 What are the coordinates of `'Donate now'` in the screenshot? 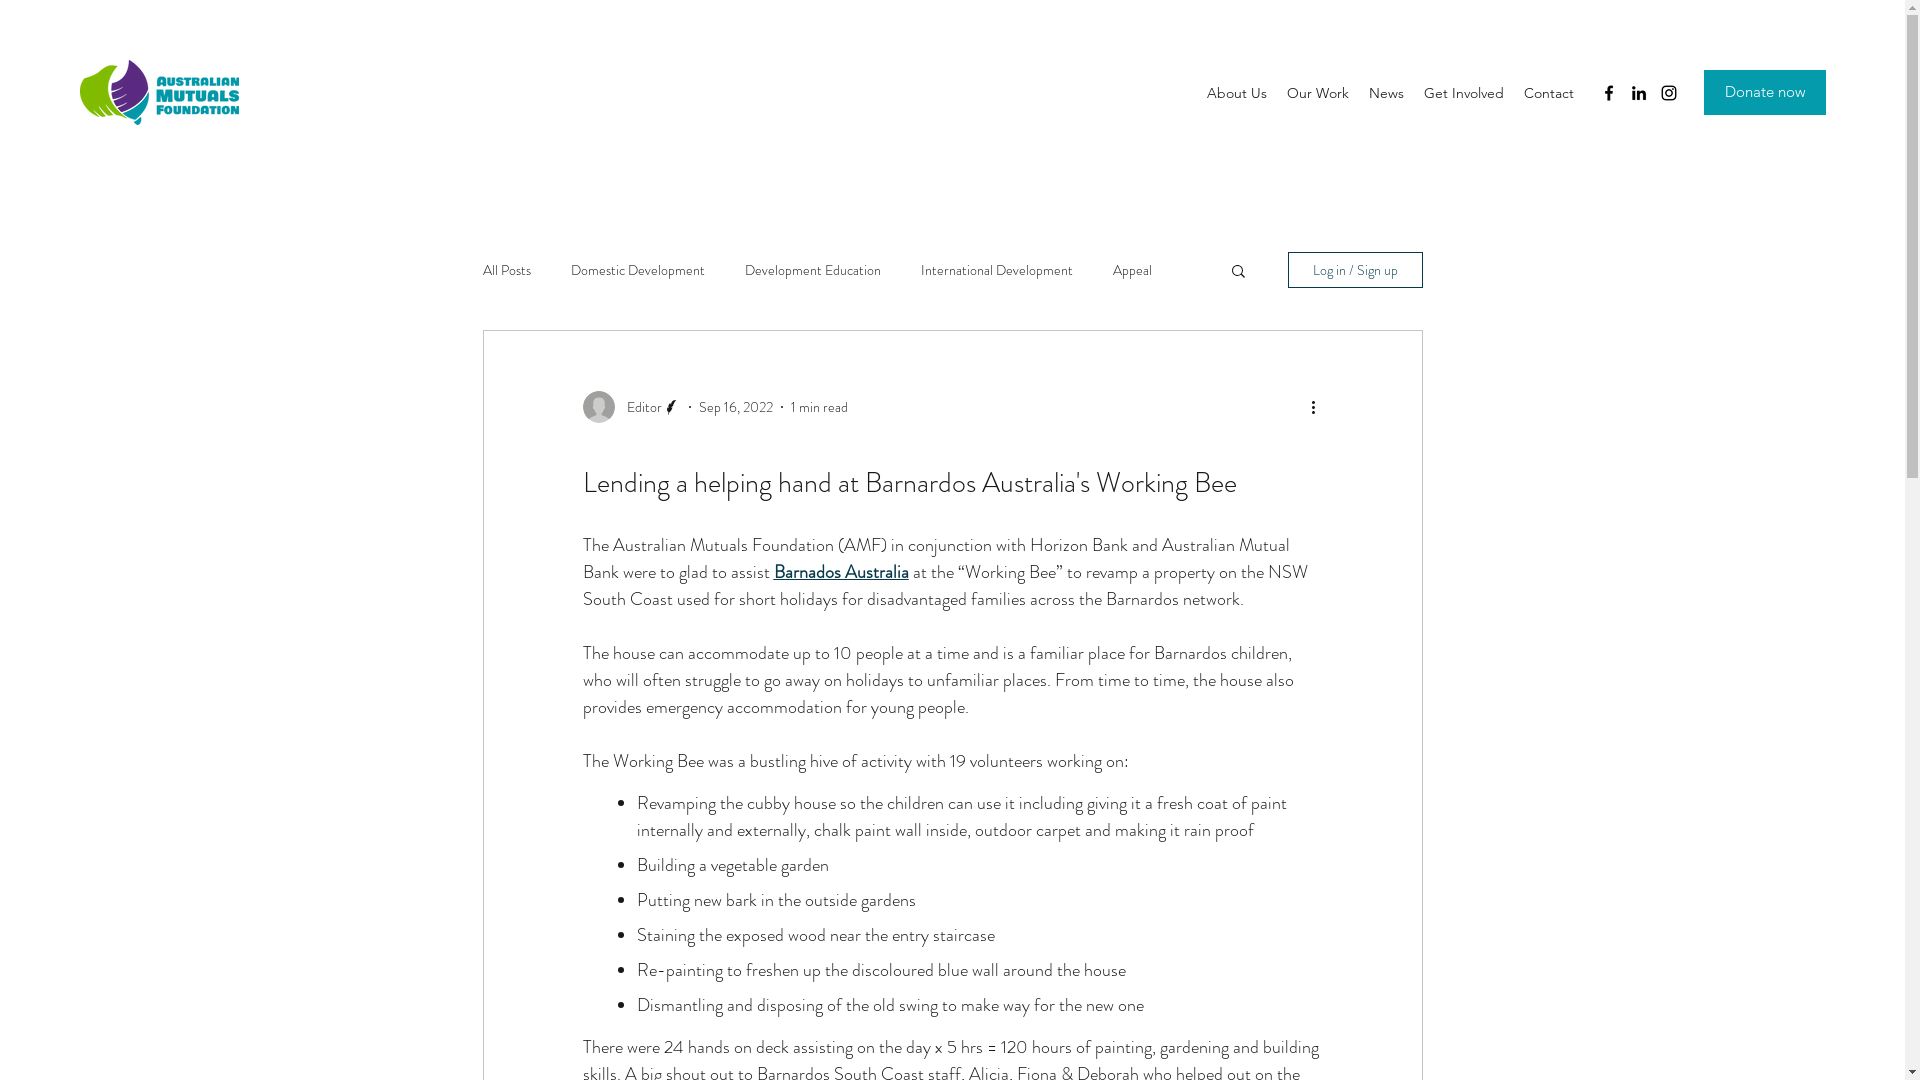 It's located at (1765, 92).